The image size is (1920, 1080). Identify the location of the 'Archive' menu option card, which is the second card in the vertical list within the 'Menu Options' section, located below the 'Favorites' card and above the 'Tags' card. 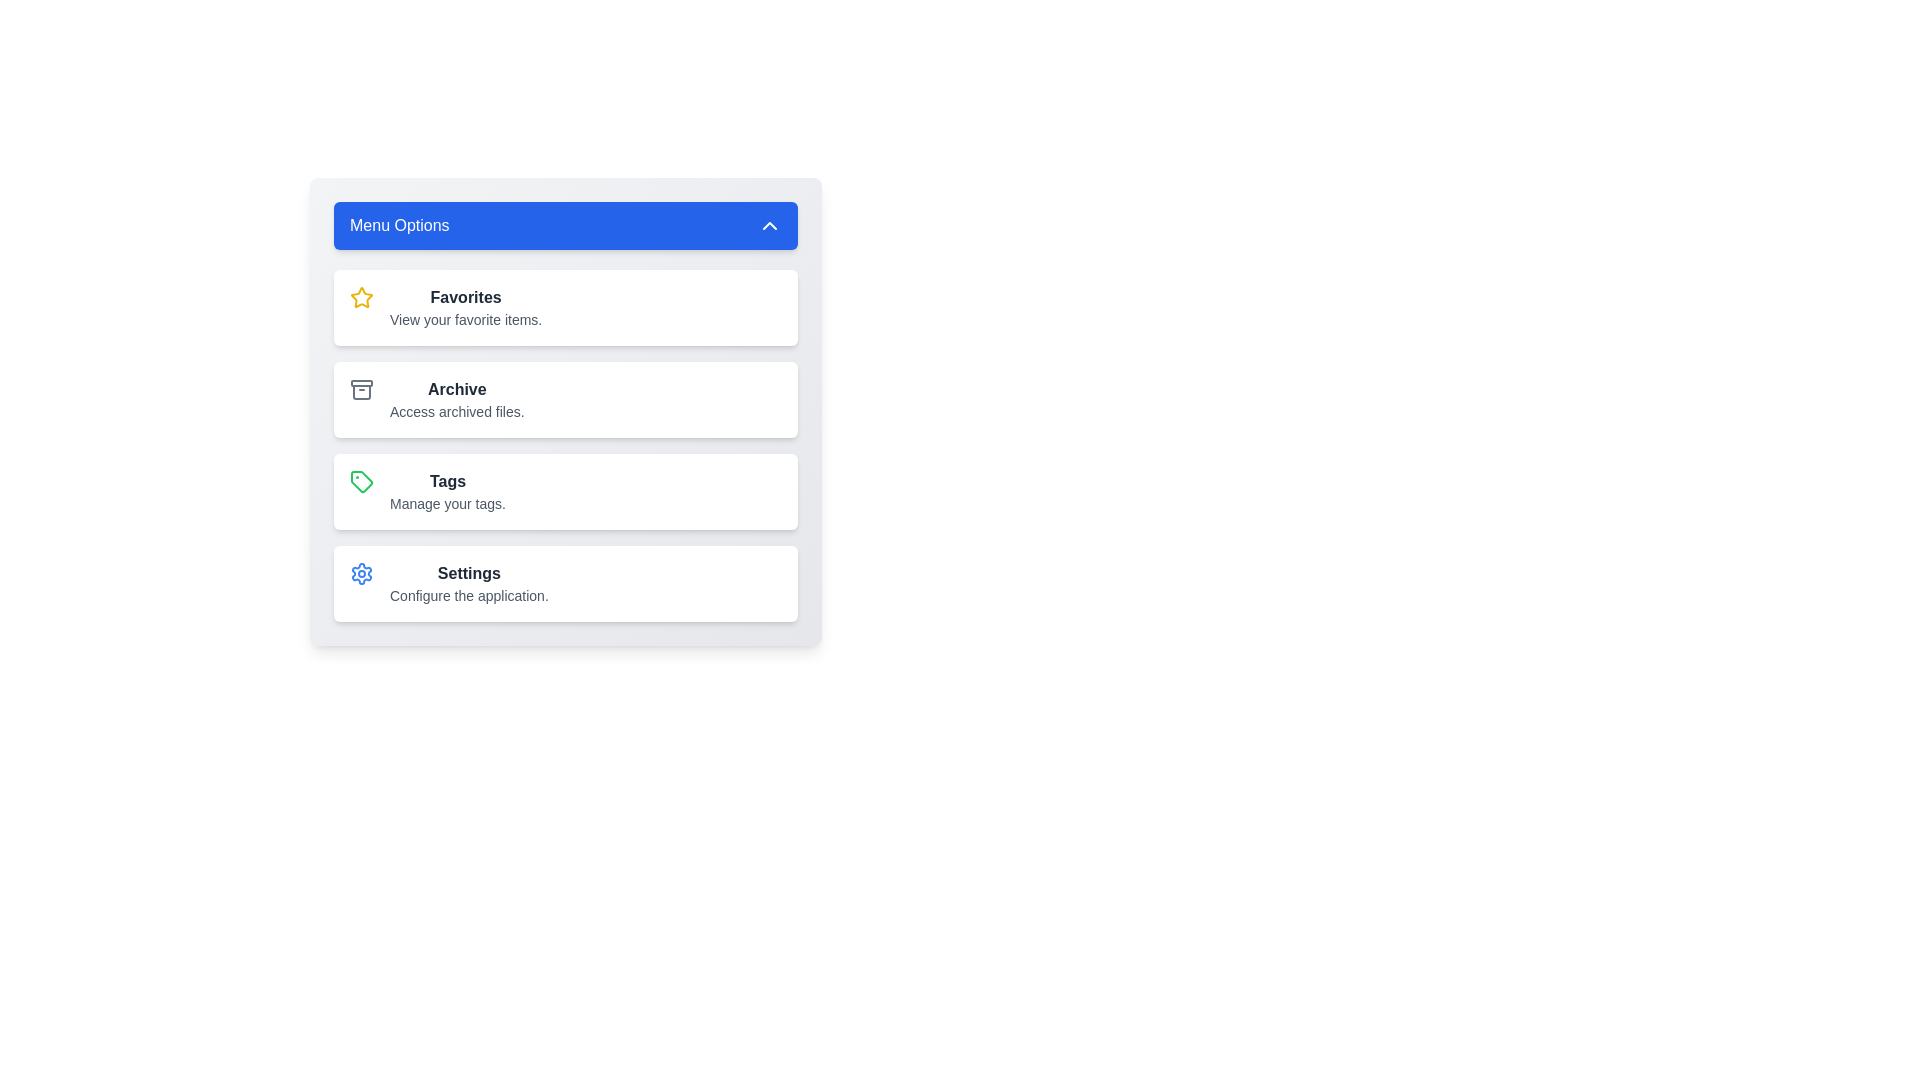
(565, 400).